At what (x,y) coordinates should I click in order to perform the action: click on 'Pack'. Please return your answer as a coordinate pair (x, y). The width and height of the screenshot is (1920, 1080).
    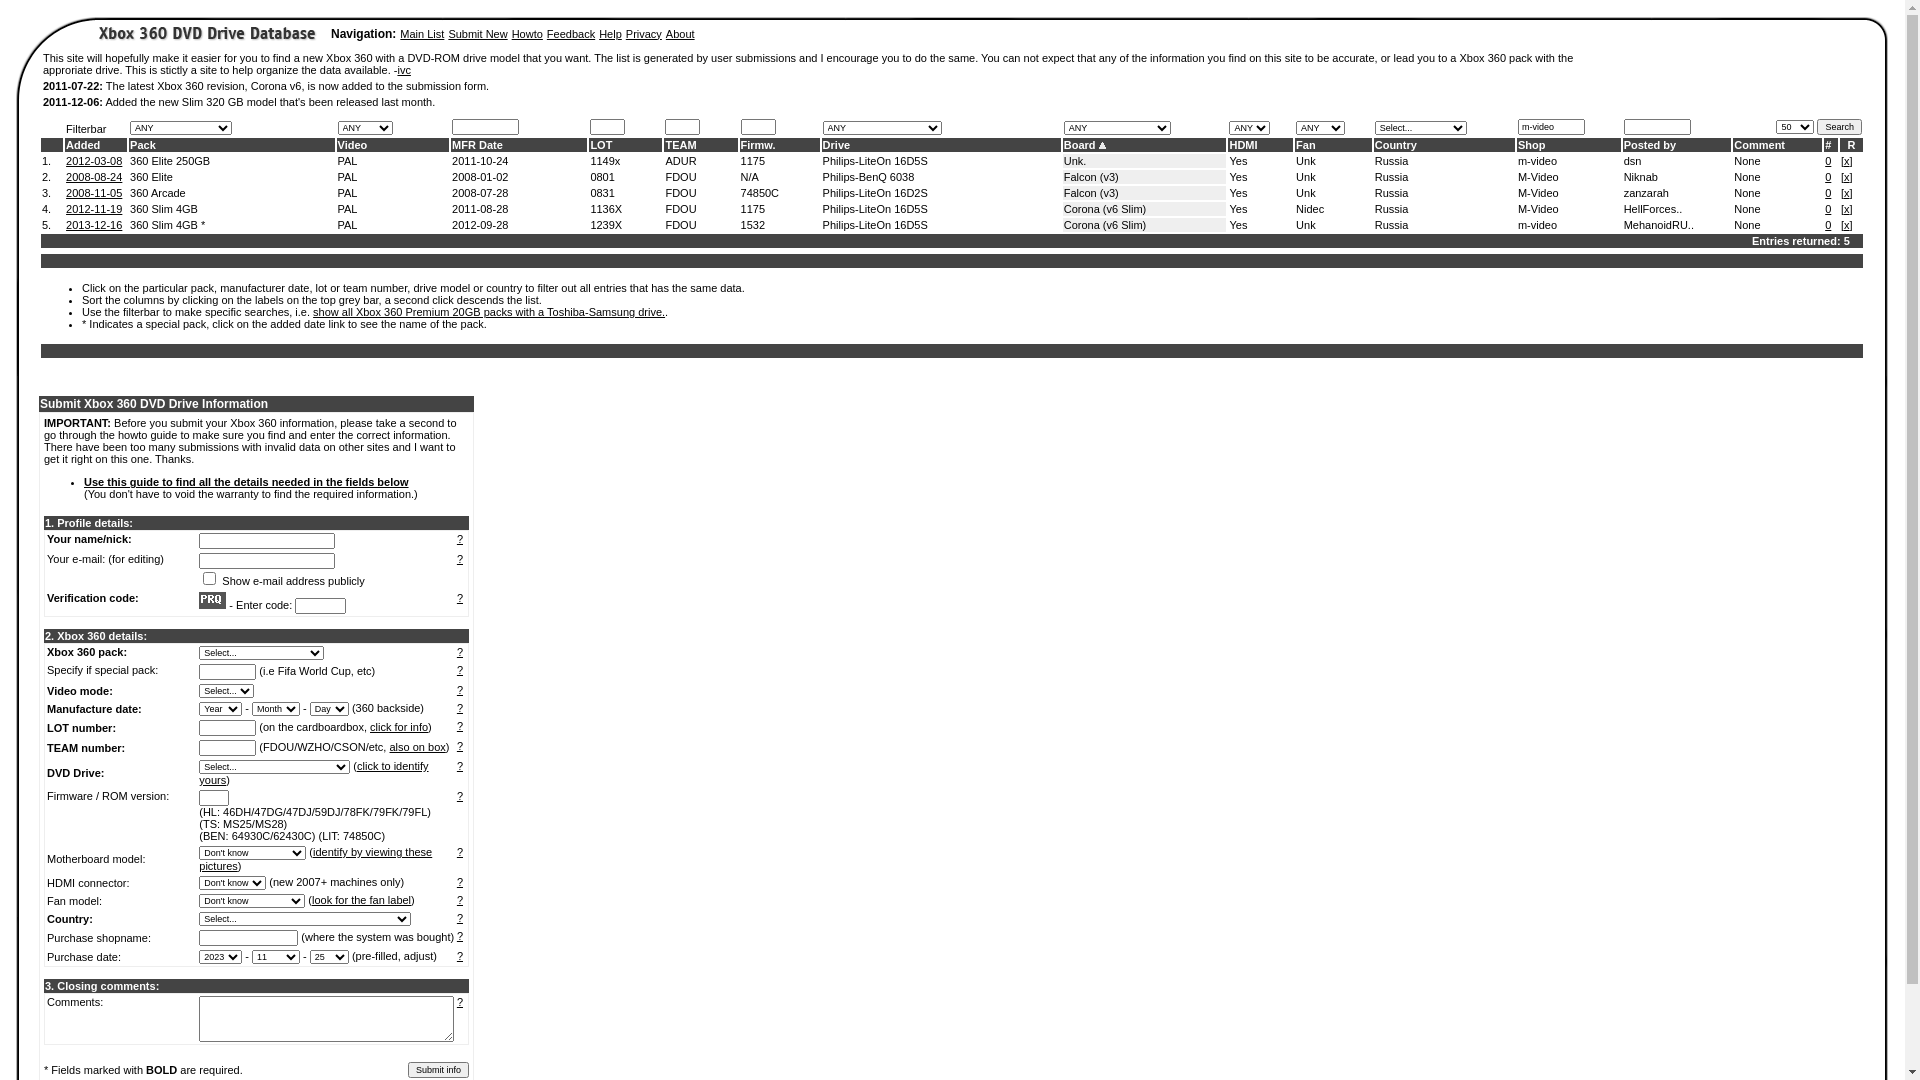
    Looking at the image, I should click on (142, 144).